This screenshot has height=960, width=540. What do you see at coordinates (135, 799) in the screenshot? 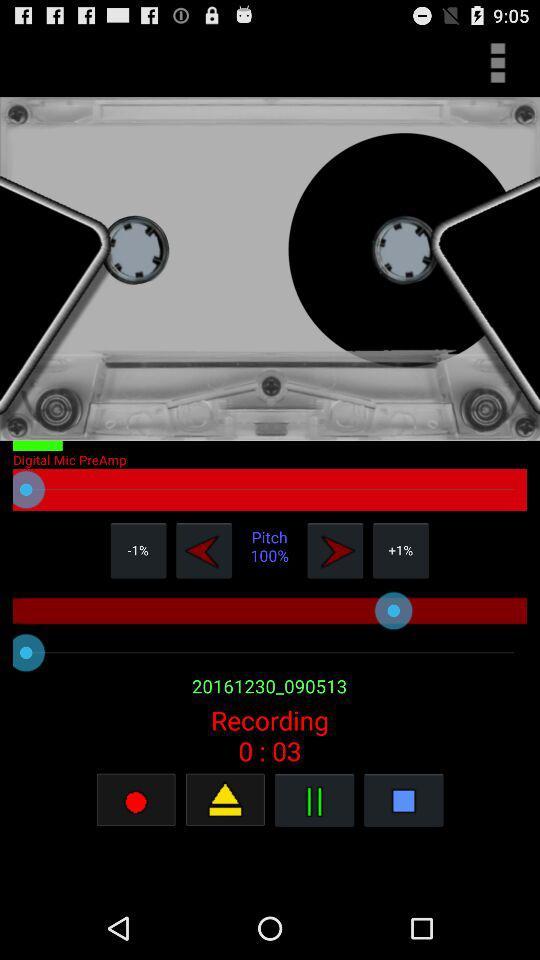
I see `start recording` at bounding box center [135, 799].